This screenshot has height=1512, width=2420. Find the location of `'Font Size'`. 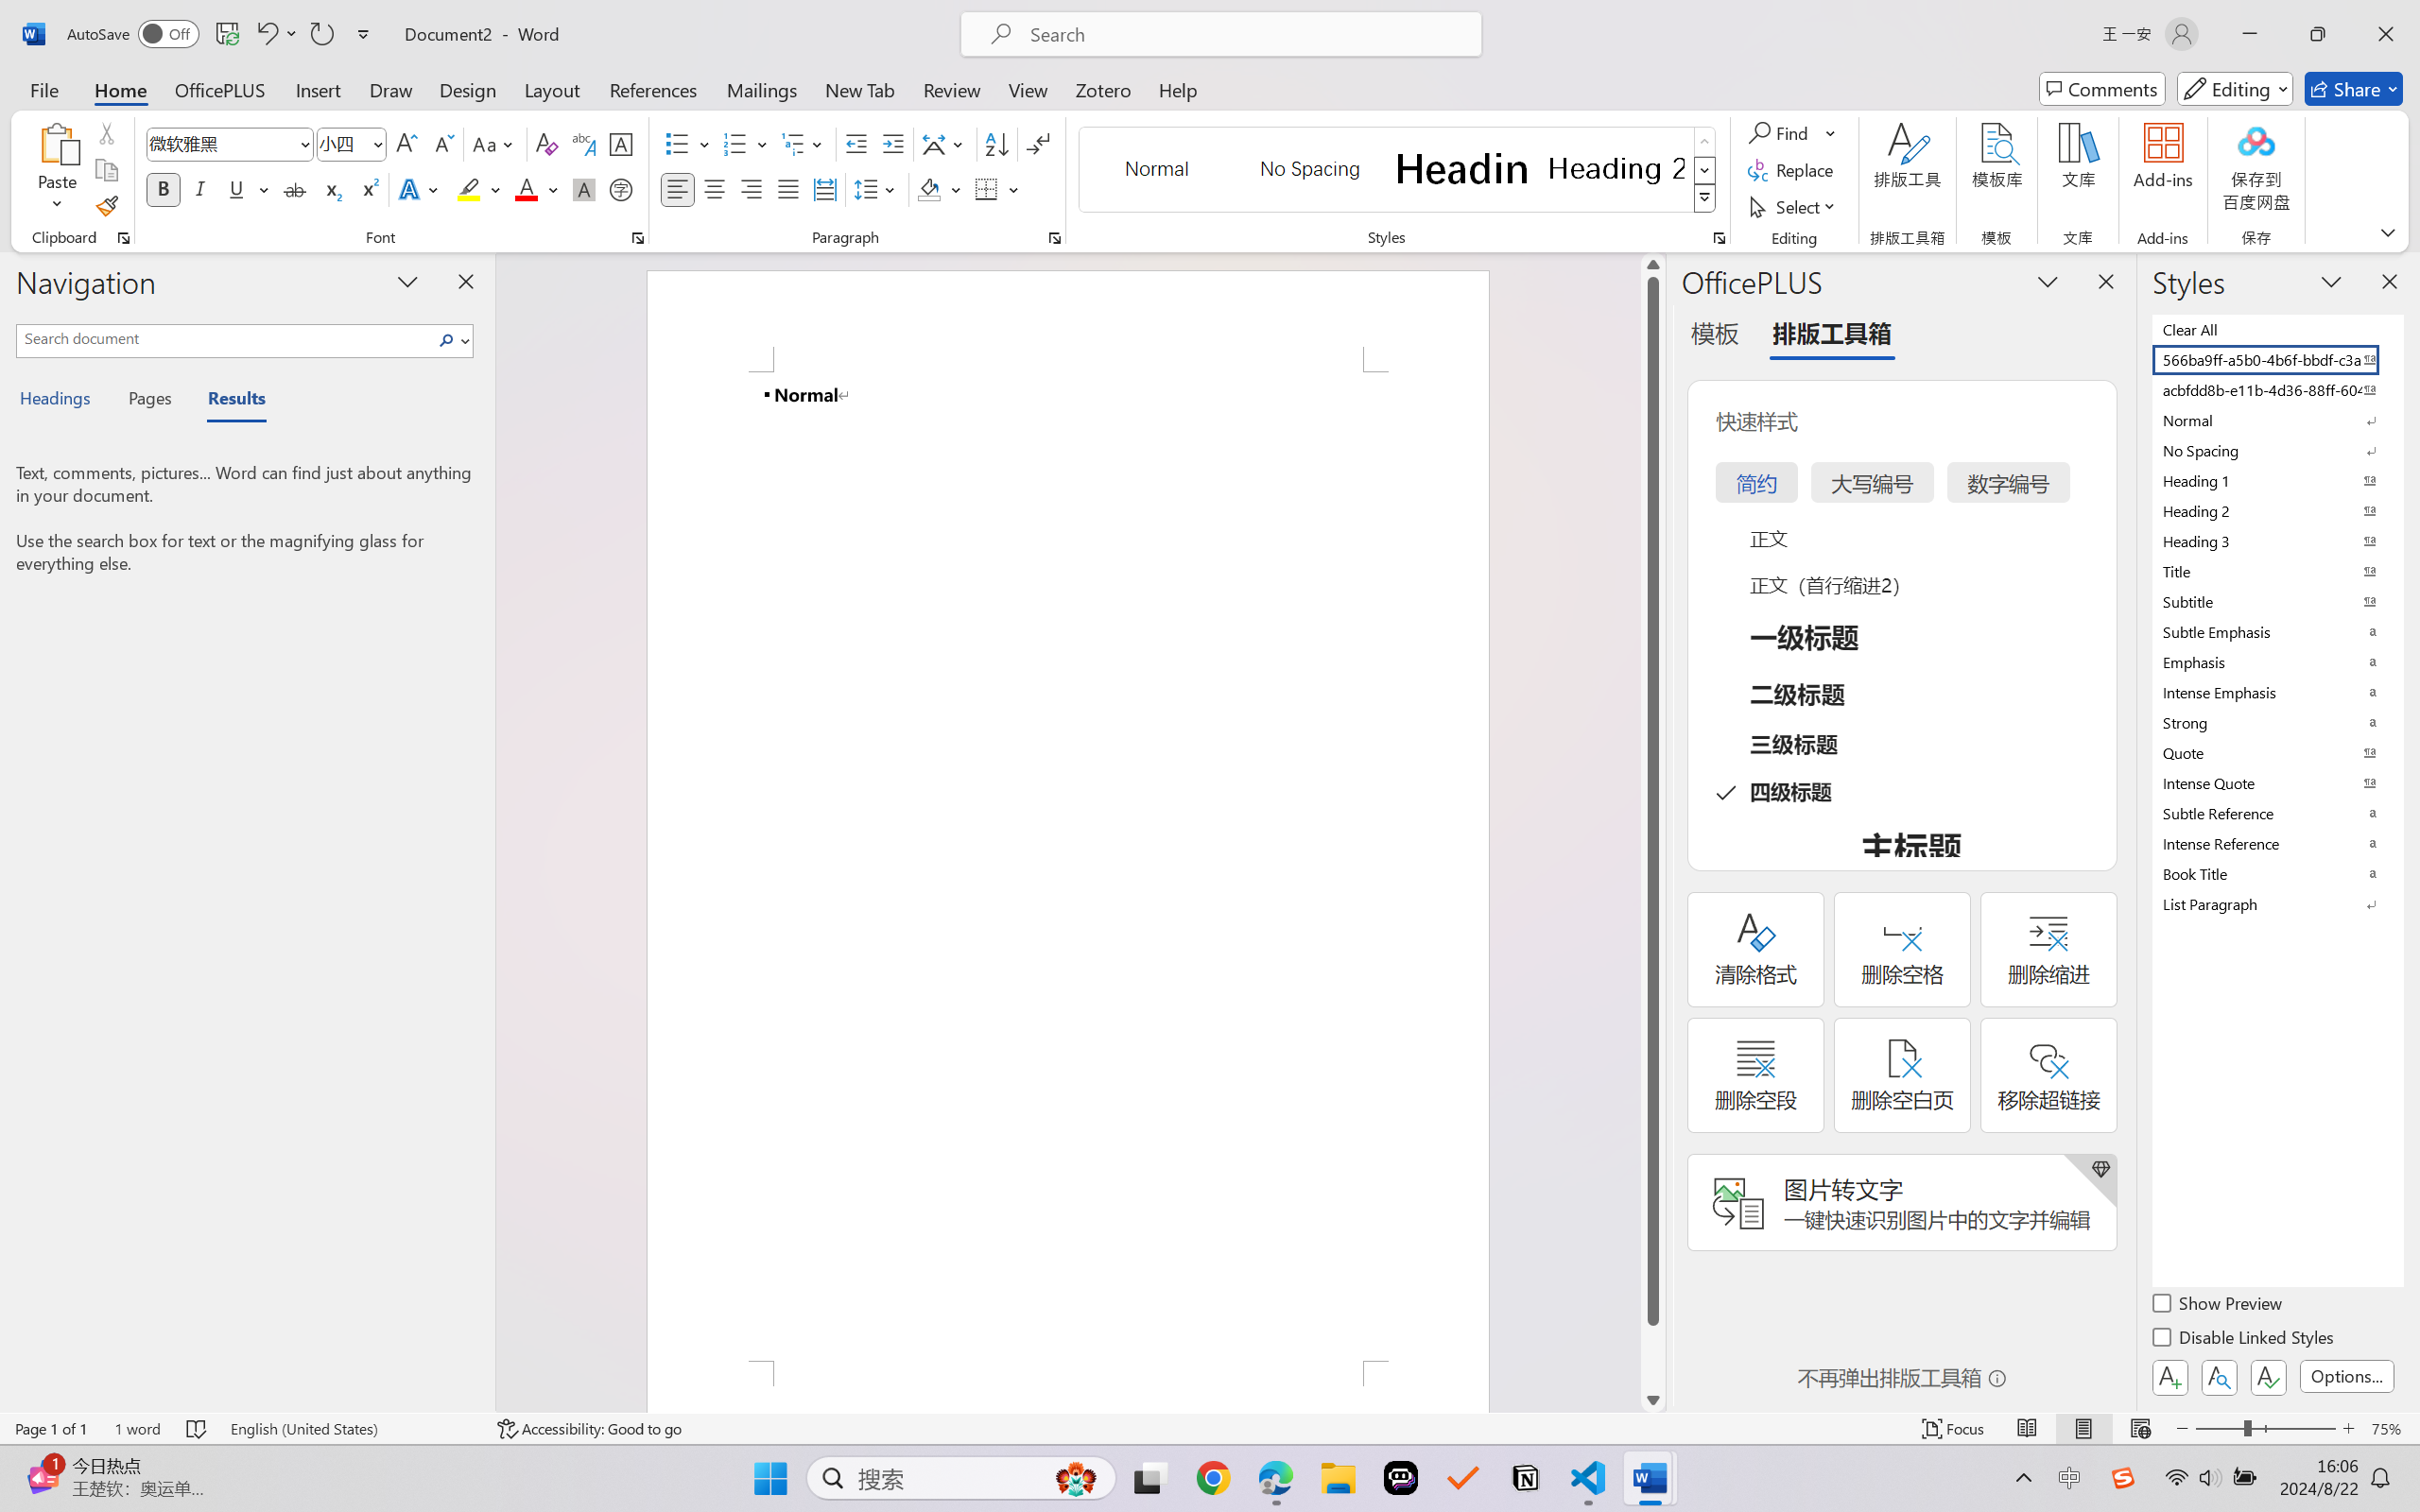

'Font Size' is located at coordinates (341, 144).